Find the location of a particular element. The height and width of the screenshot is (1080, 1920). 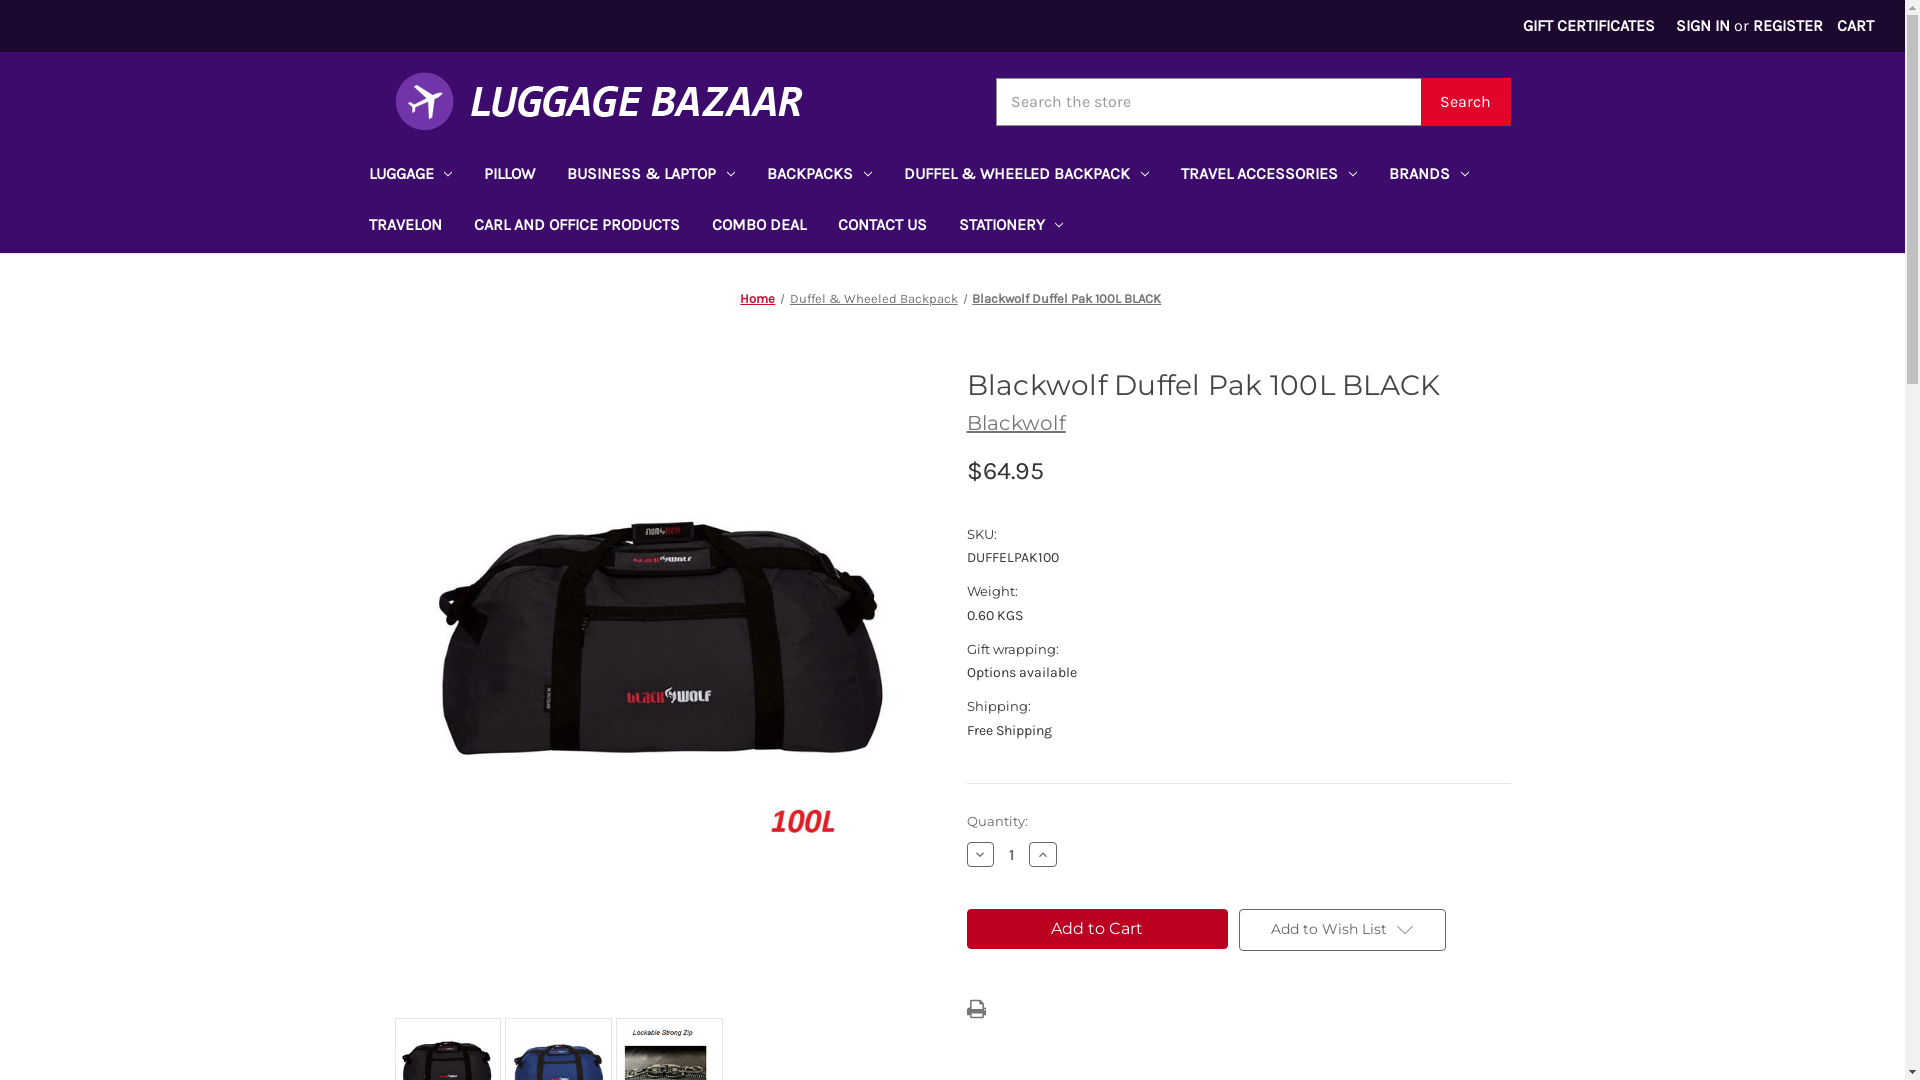

'Add to Wish List' is located at coordinates (1342, 929).